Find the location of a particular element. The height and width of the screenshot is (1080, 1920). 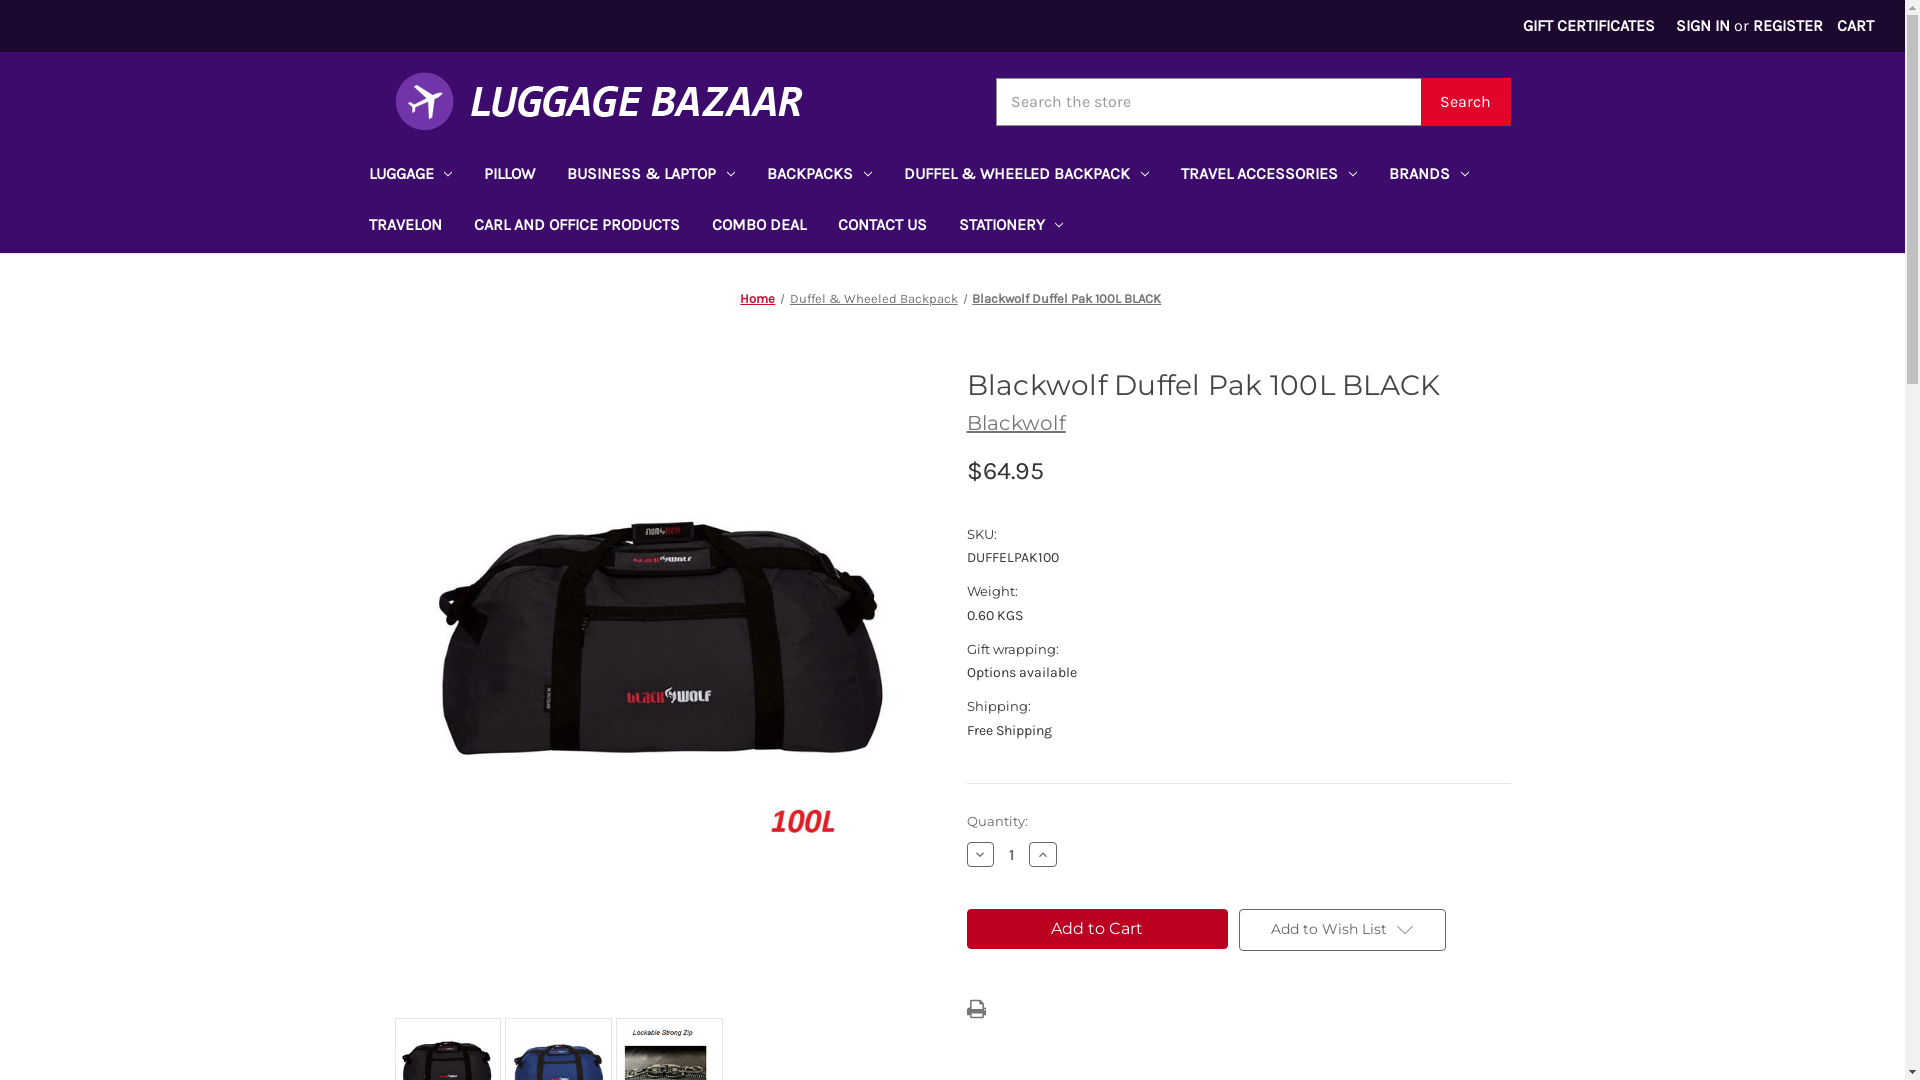

'Add to Wish List' is located at coordinates (1342, 929).